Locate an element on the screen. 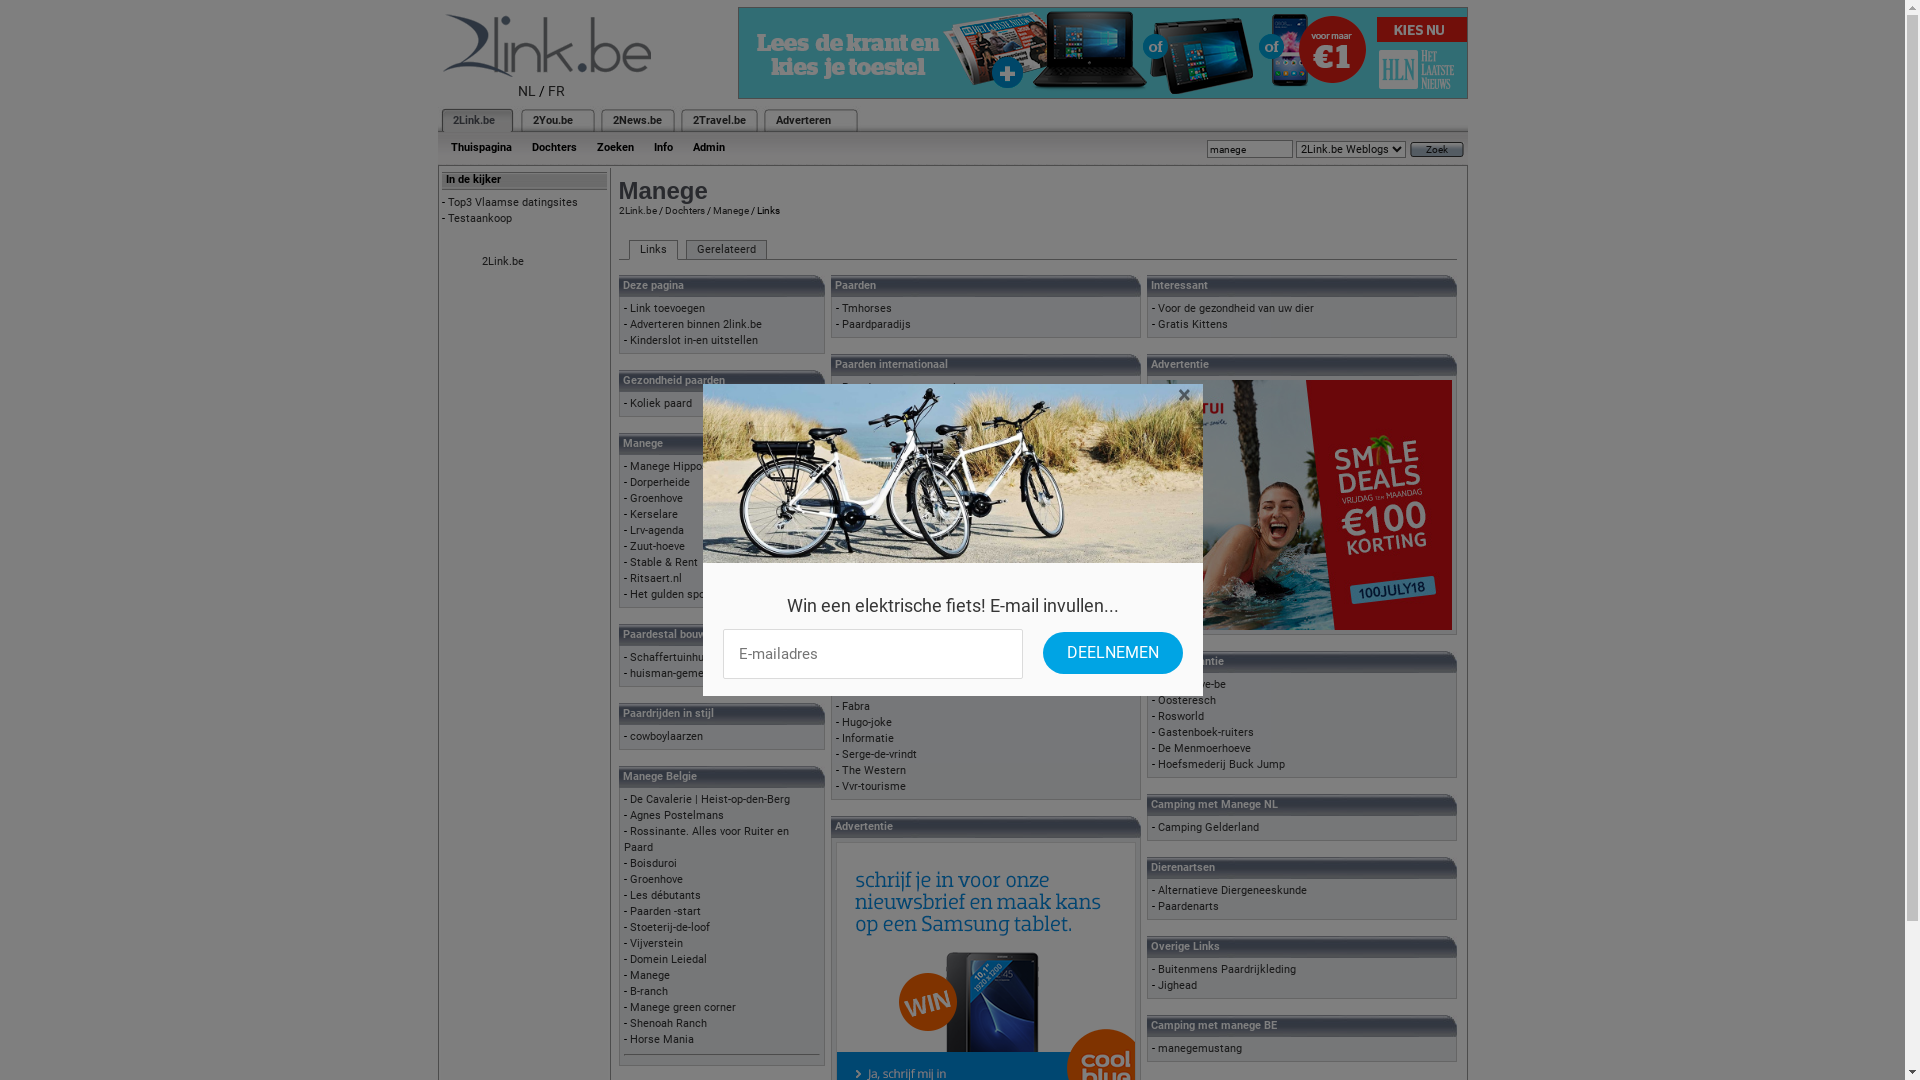  'Paardenarts' is located at coordinates (1188, 906).